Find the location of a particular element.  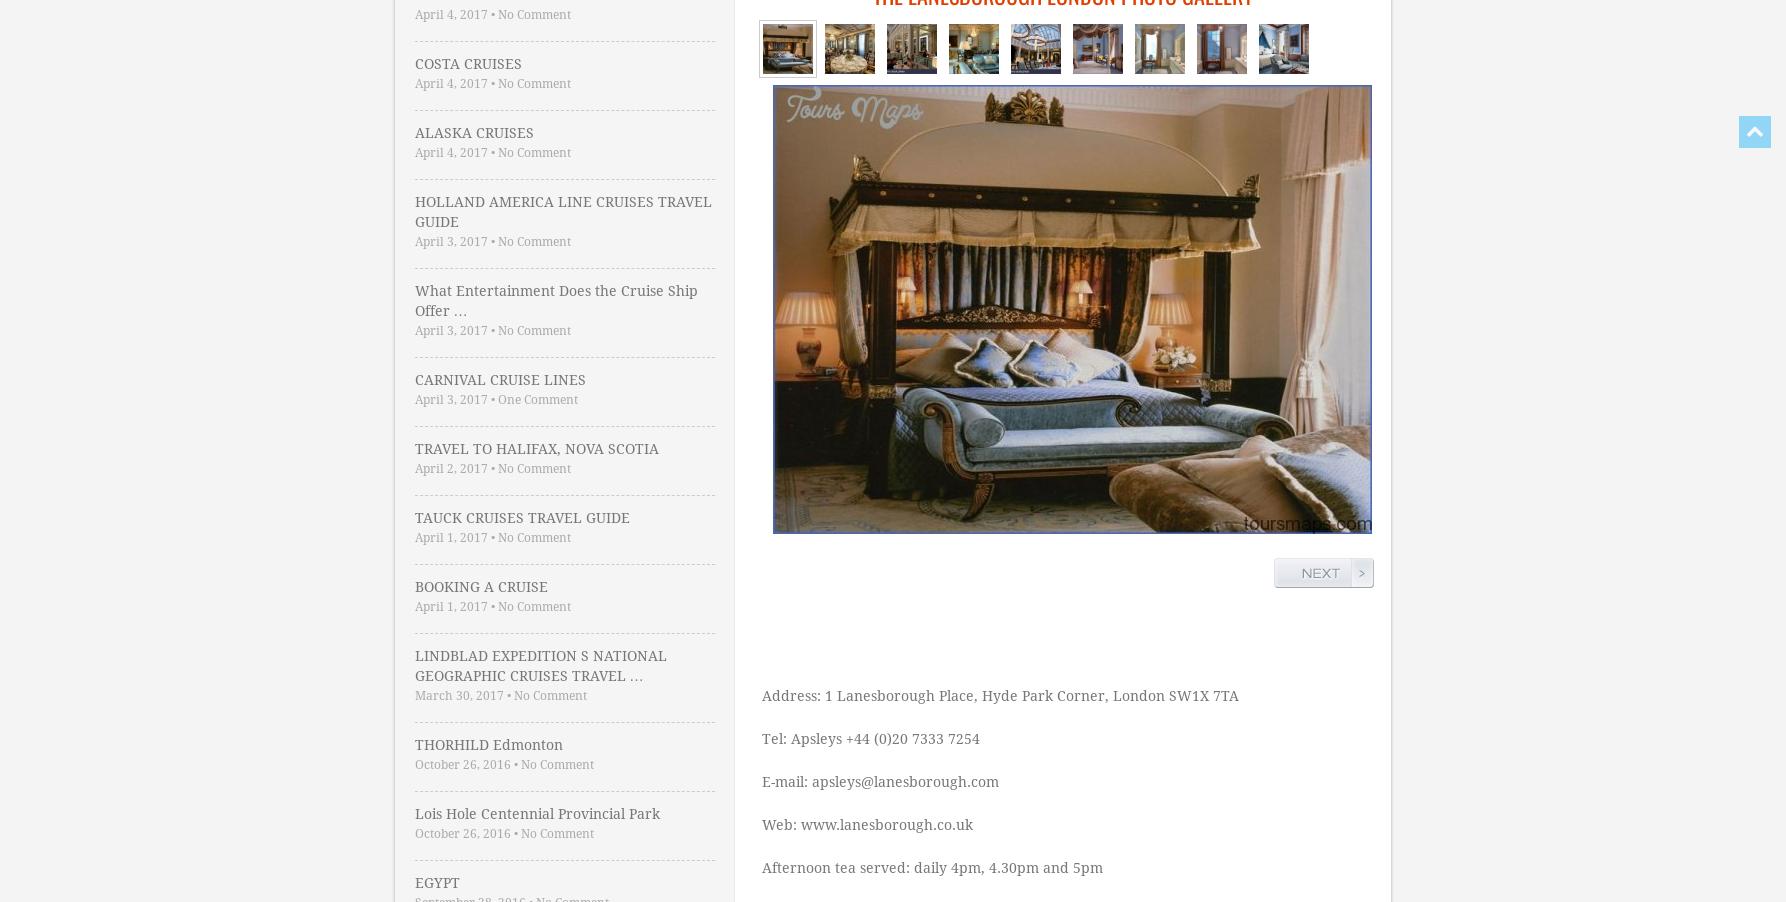

'HOLLAND AMERICA LINE CRUISES TRAVEL GUIDE' is located at coordinates (413, 210).